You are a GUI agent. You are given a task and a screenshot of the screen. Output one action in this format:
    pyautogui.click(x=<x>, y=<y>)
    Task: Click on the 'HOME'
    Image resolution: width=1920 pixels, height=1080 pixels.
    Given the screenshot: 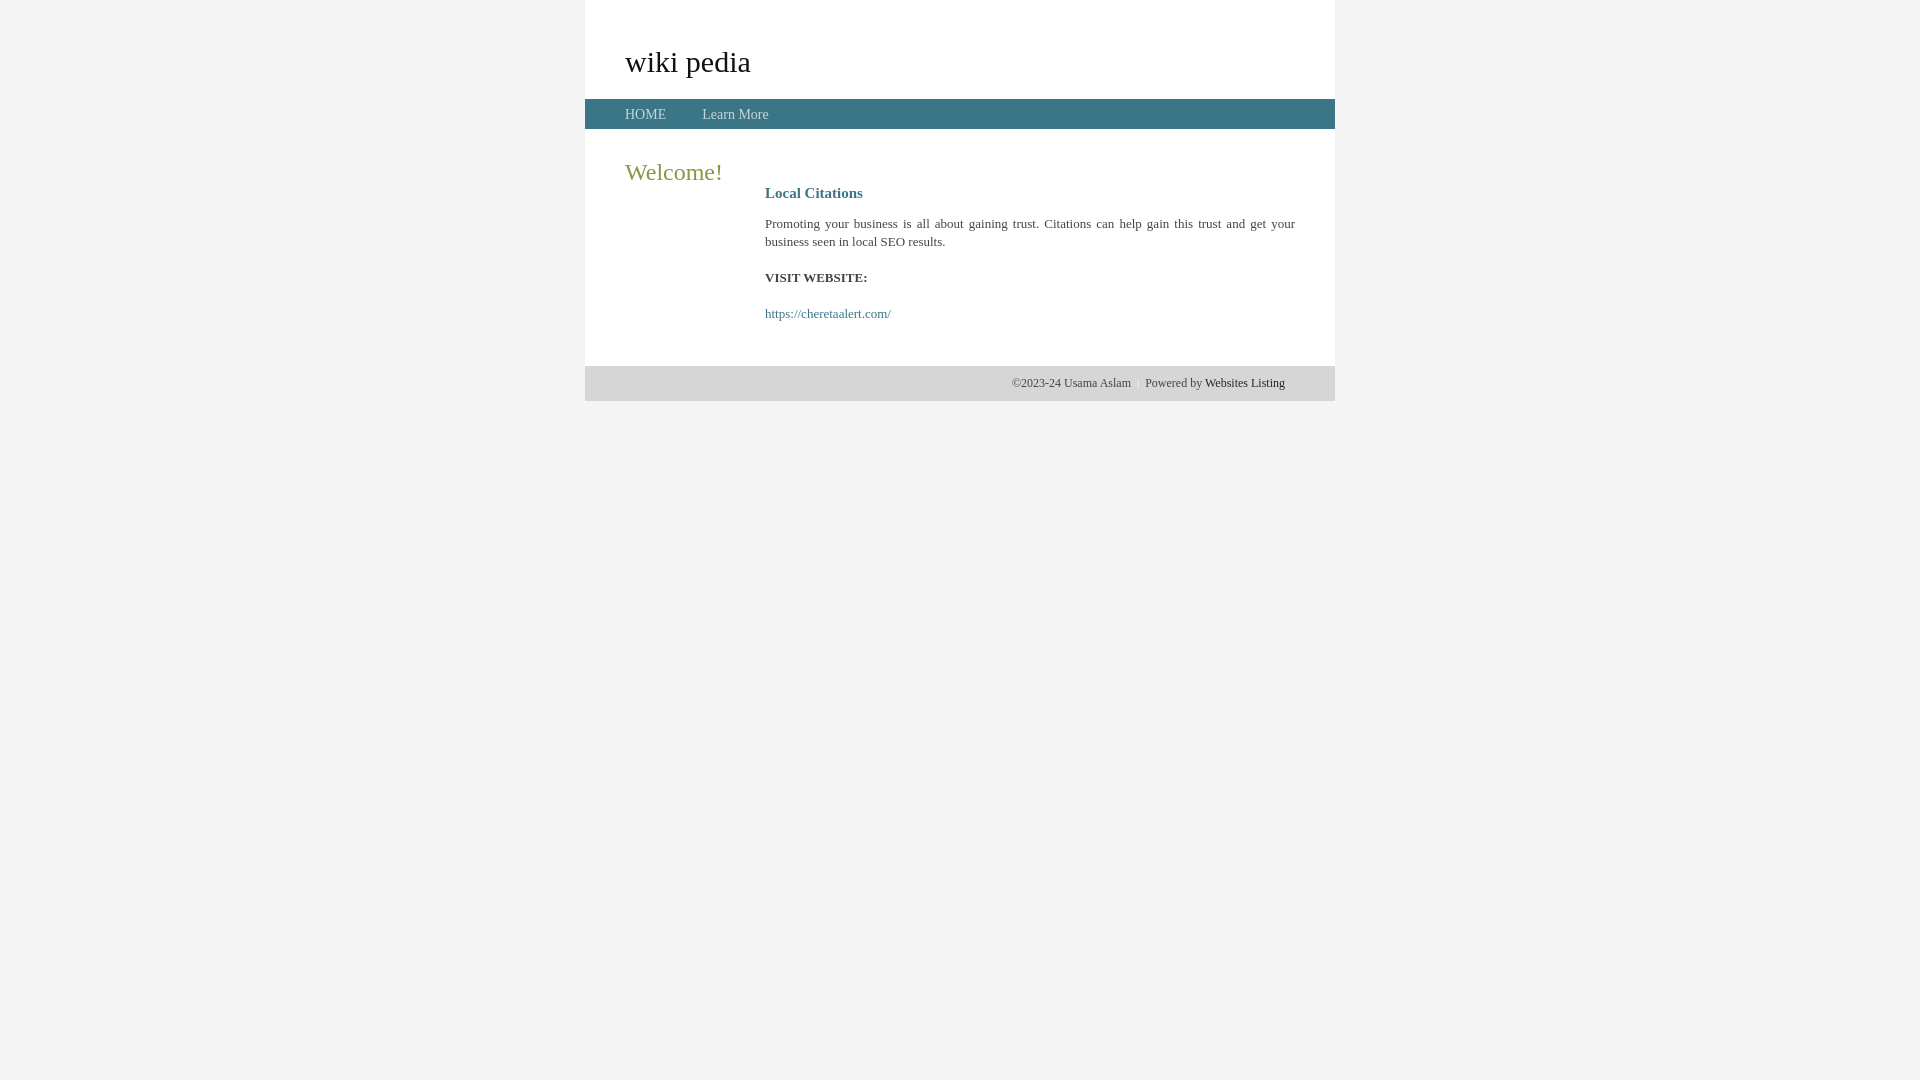 What is the action you would take?
    pyautogui.click(x=623, y=114)
    